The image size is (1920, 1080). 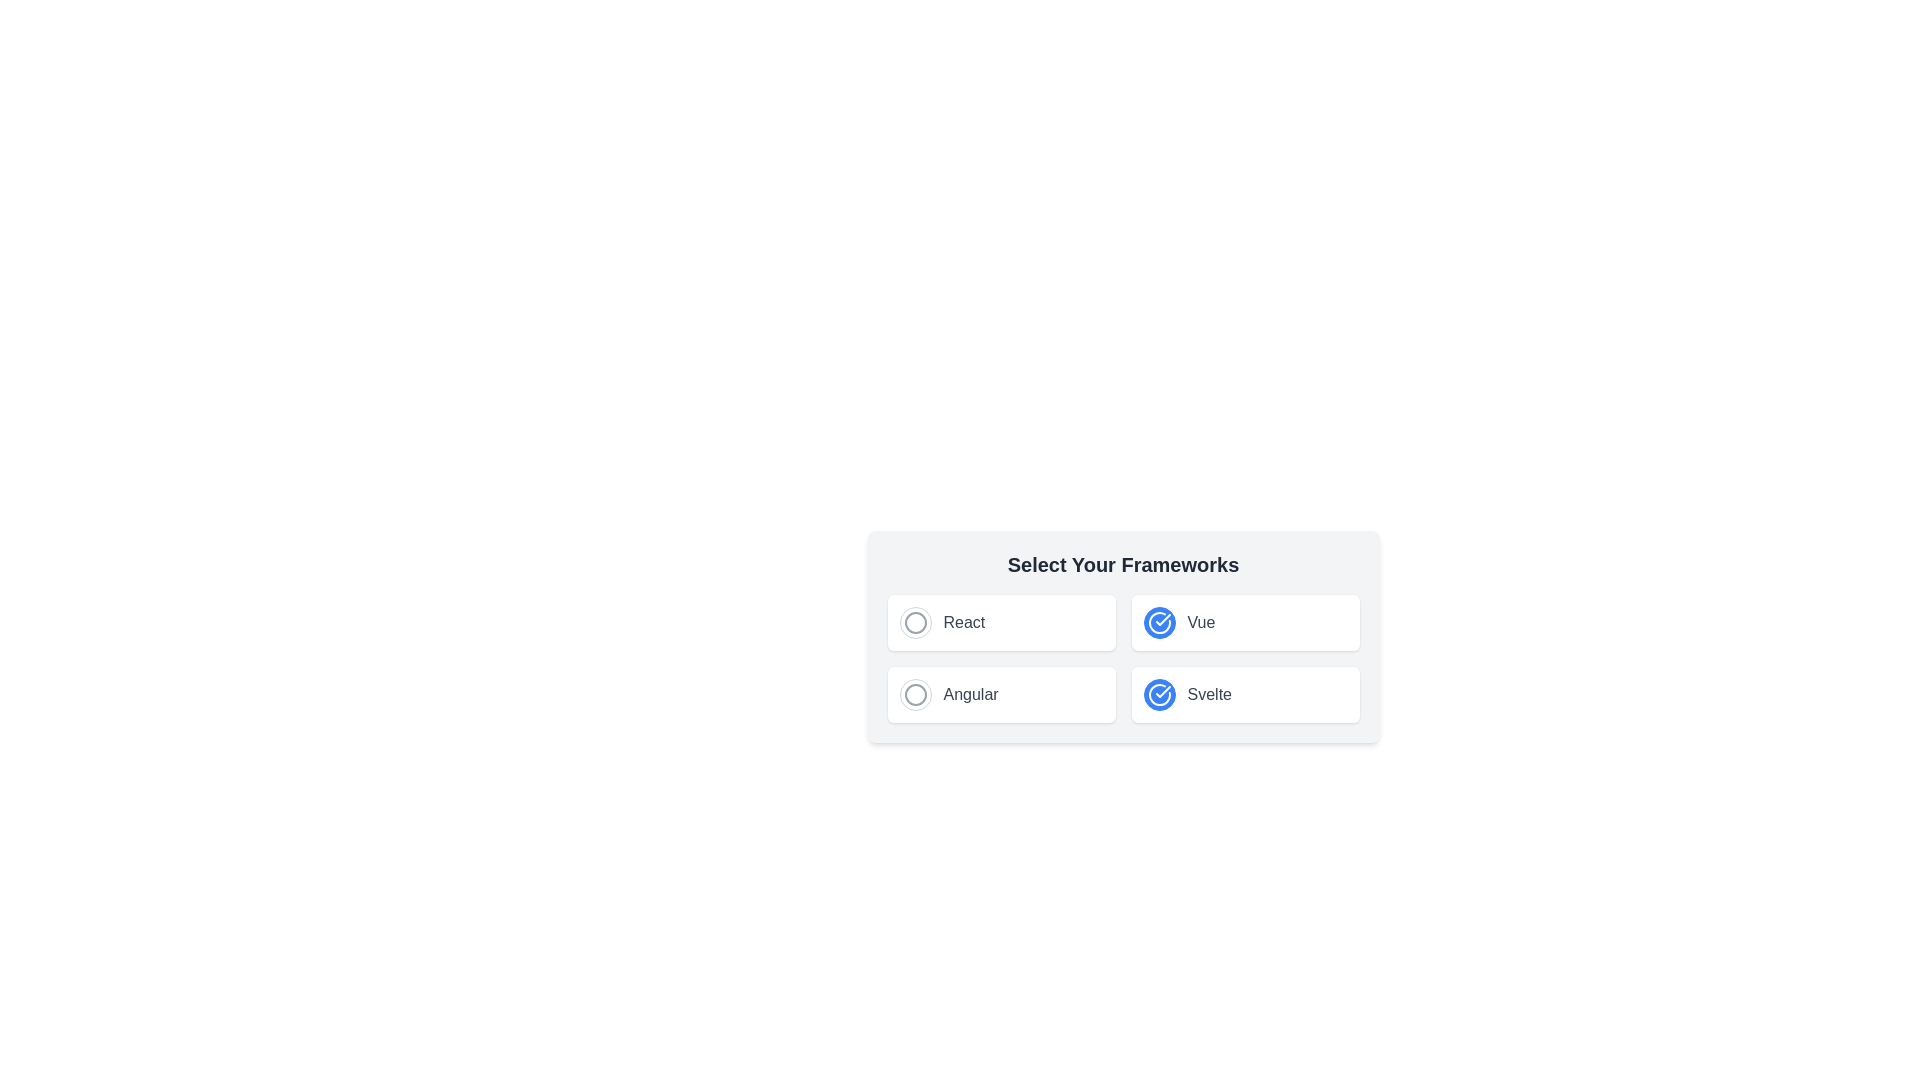 What do you see at coordinates (1244, 693) in the screenshot?
I see `the selectable list item for the 'Svelte' framework` at bounding box center [1244, 693].